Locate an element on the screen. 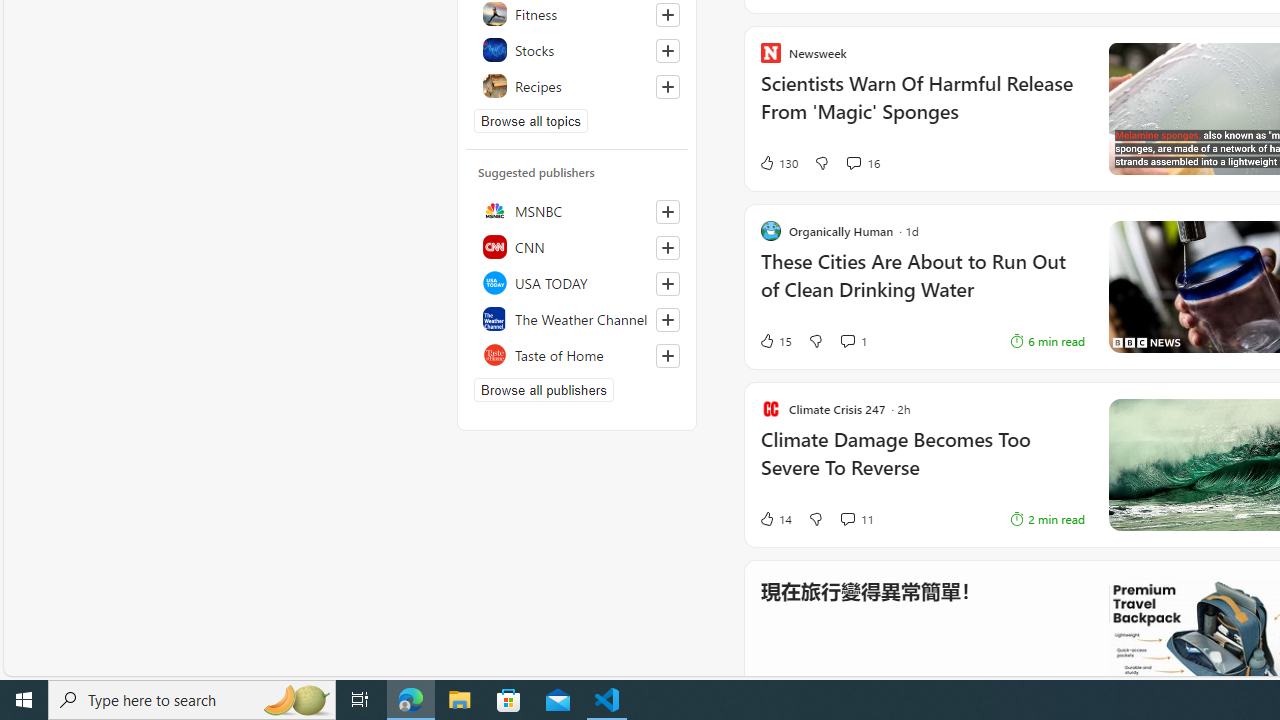 Image resolution: width=1280 pixels, height=720 pixels. 'View comments 16 Comment' is located at coordinates (853, 162).